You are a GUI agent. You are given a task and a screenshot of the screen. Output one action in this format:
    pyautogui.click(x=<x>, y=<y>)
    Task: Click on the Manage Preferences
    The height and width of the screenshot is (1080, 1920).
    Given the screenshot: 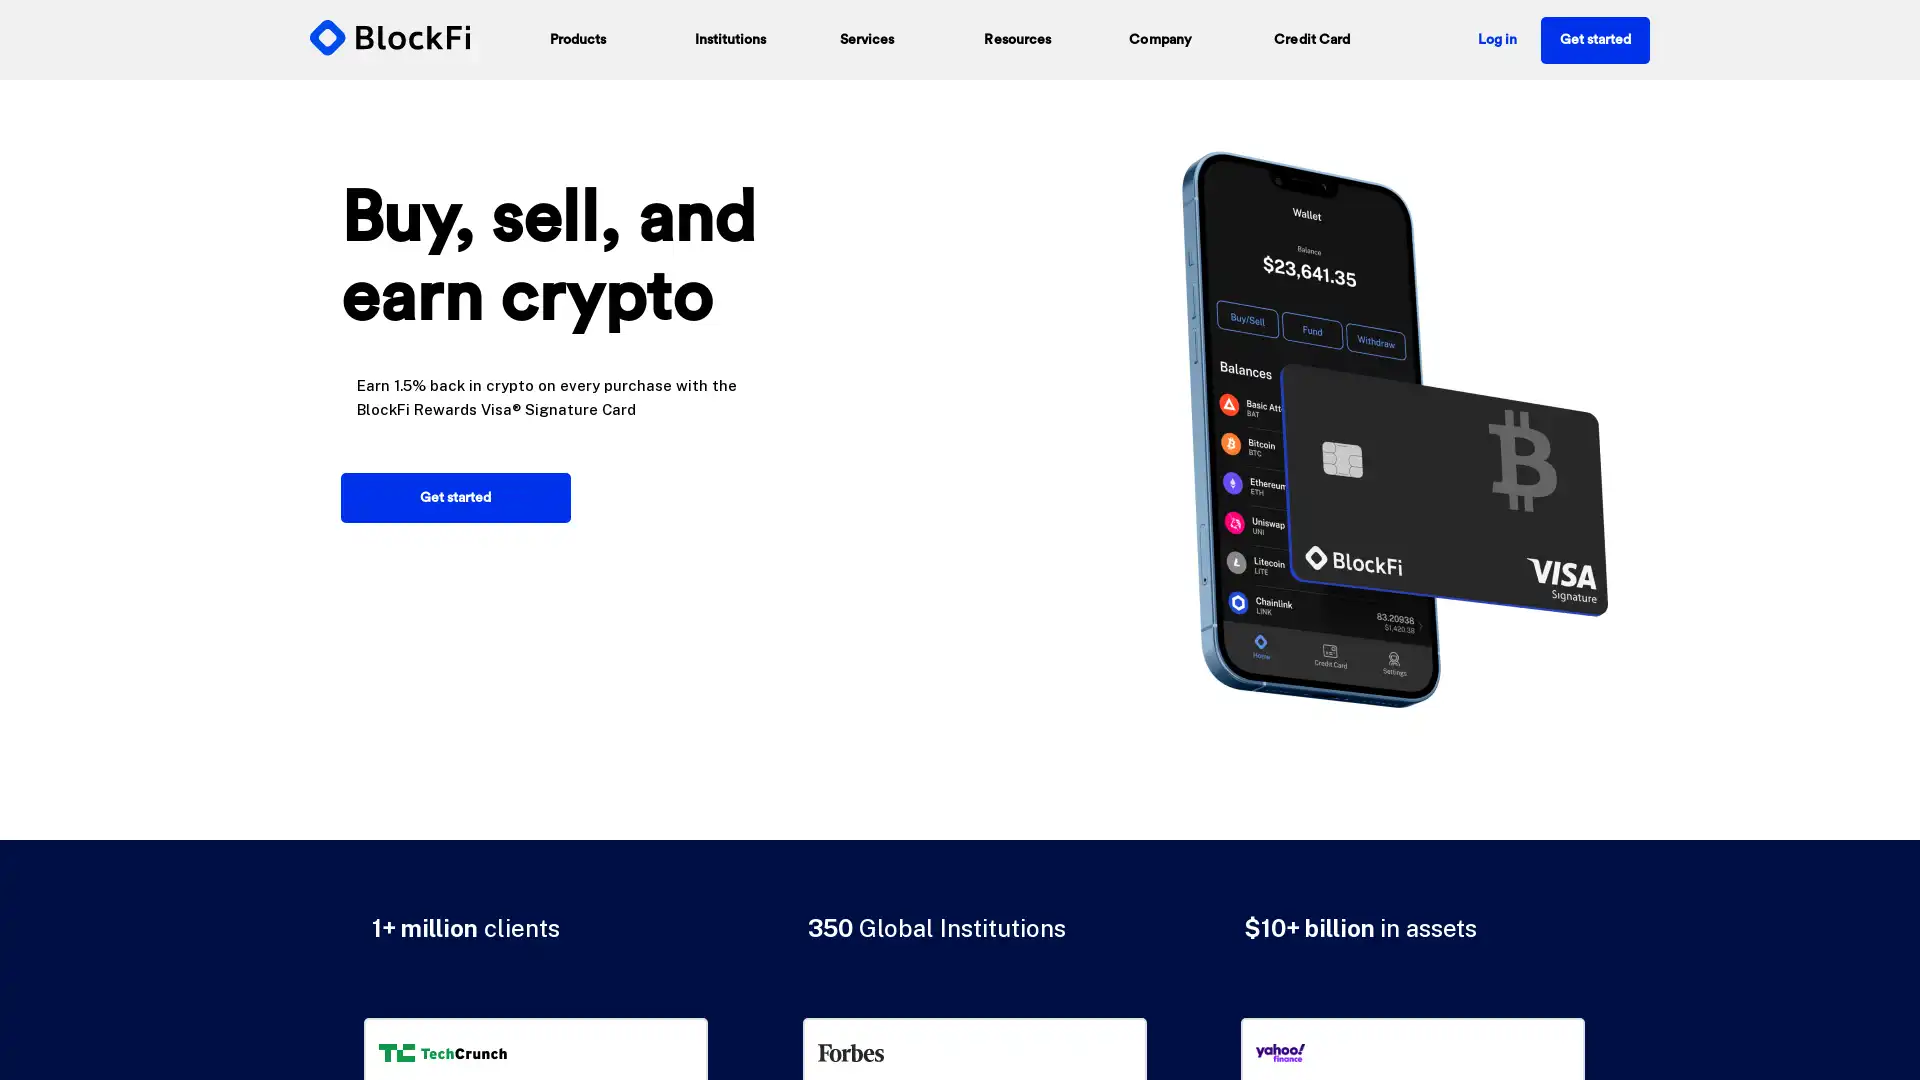 What is the action you would take?
    pyautogui.click(x=1362, y=1007)
    